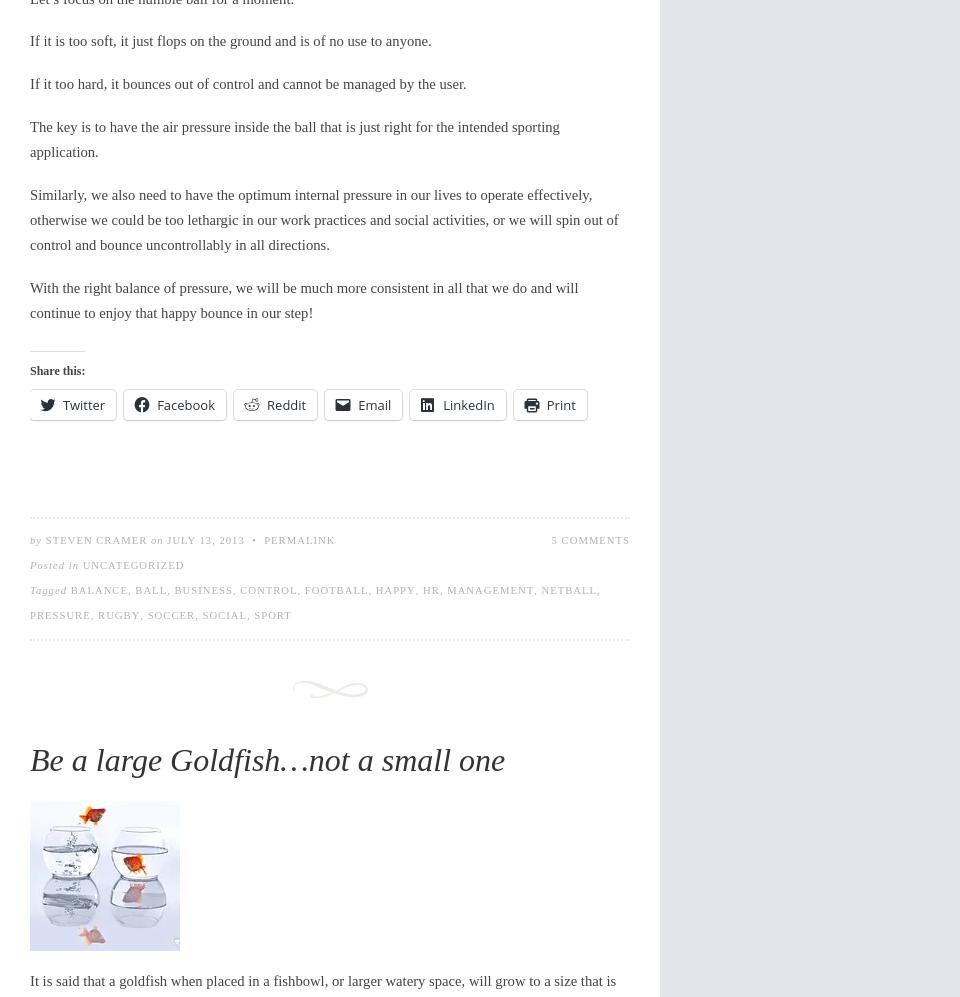 This screenshot has width=960, height=997. Describe the element at coordinates (539, 589) in the screenshot. I see `'netball'` at that location.